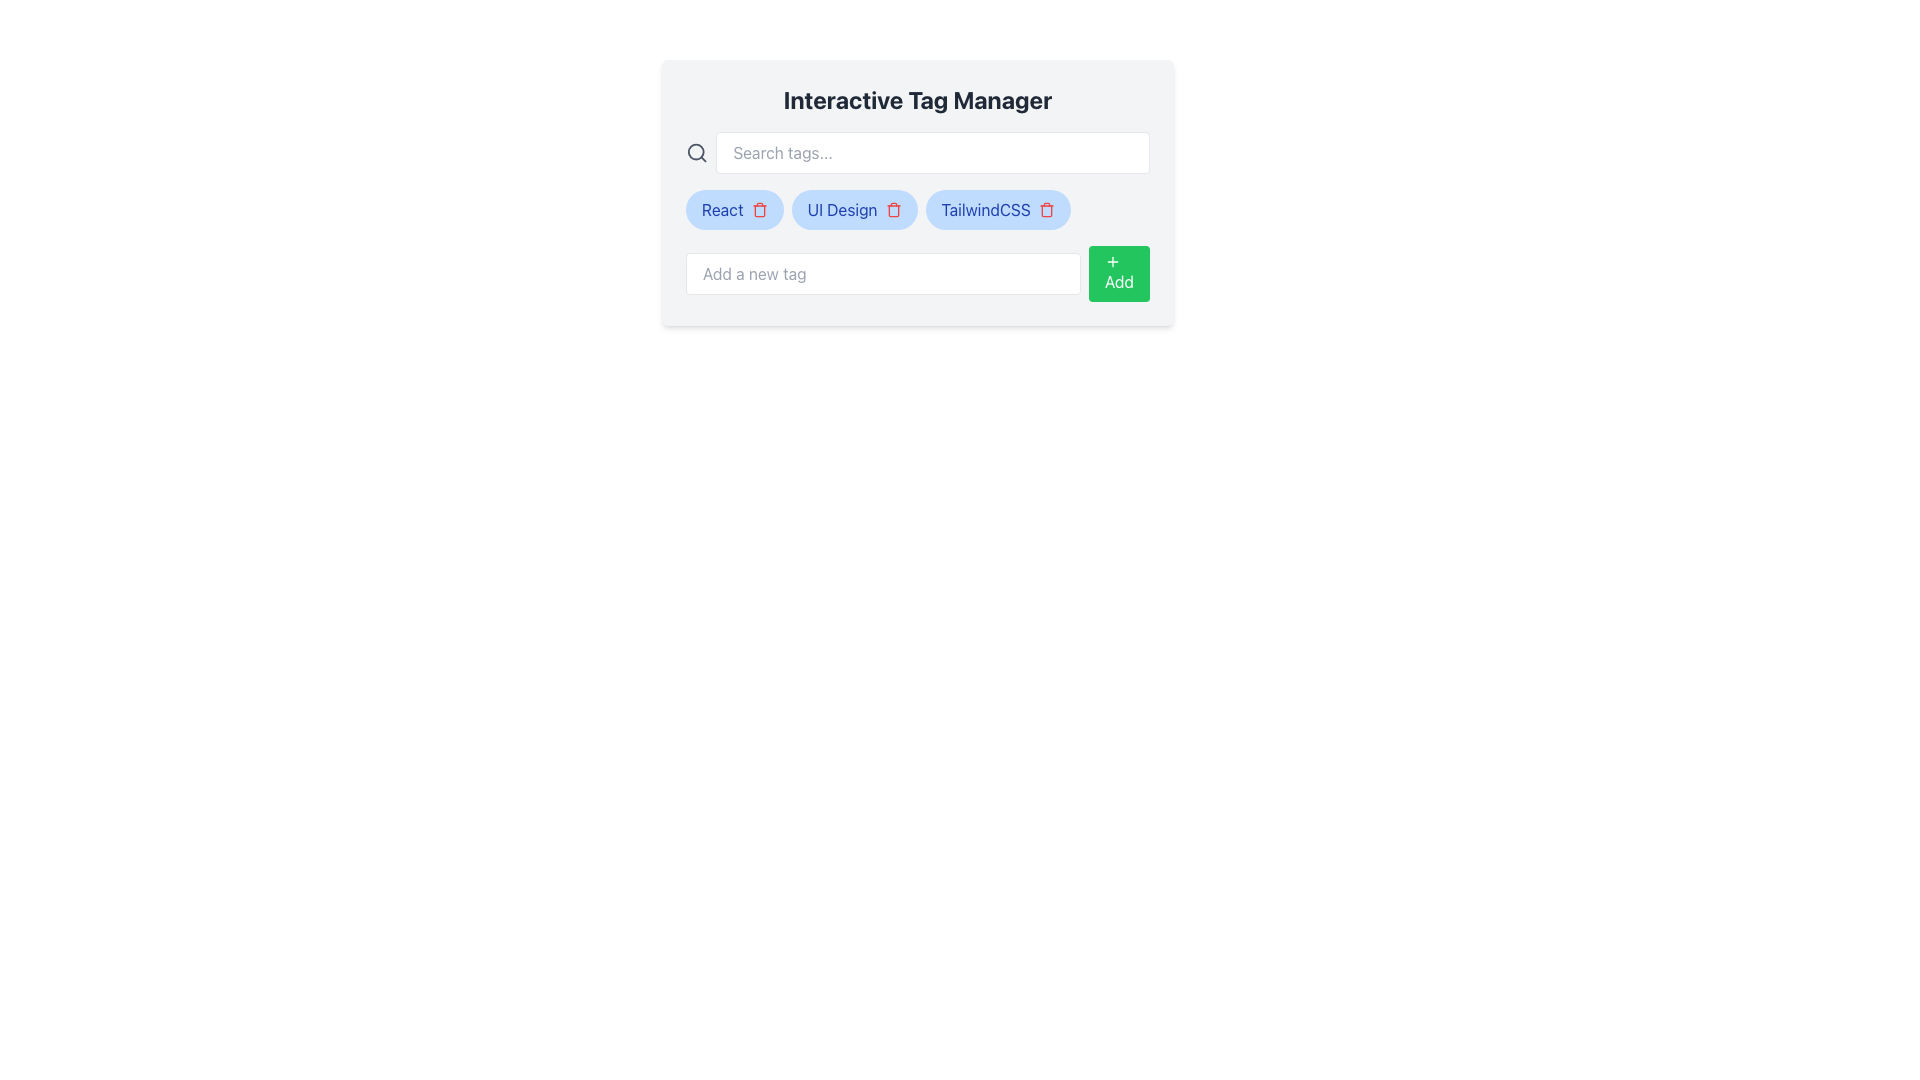 This screenshot has width=1920, height=1080. I want to click on the trash bin icon on the 'UI Design' button, so click(854, 209).